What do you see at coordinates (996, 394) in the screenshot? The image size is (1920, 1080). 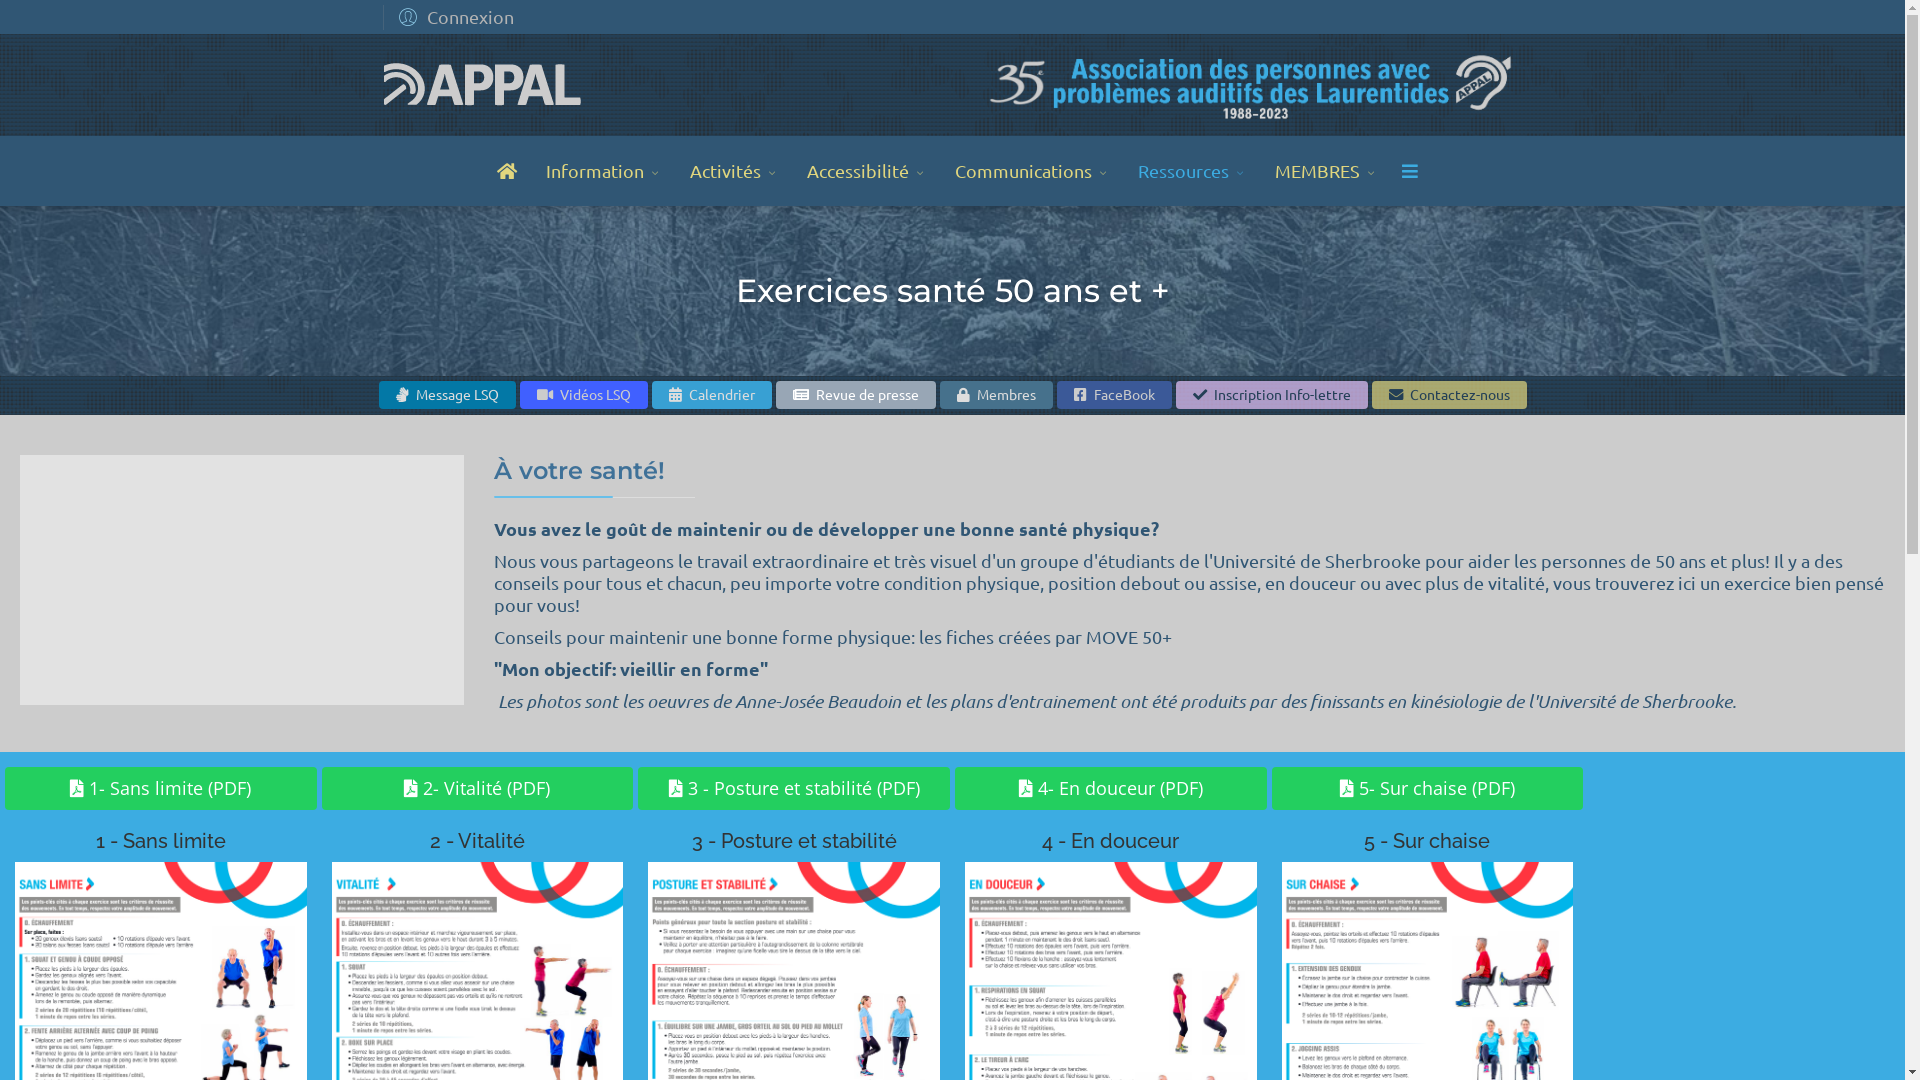 I see `'Membres'` at bounding box center [996, 394].